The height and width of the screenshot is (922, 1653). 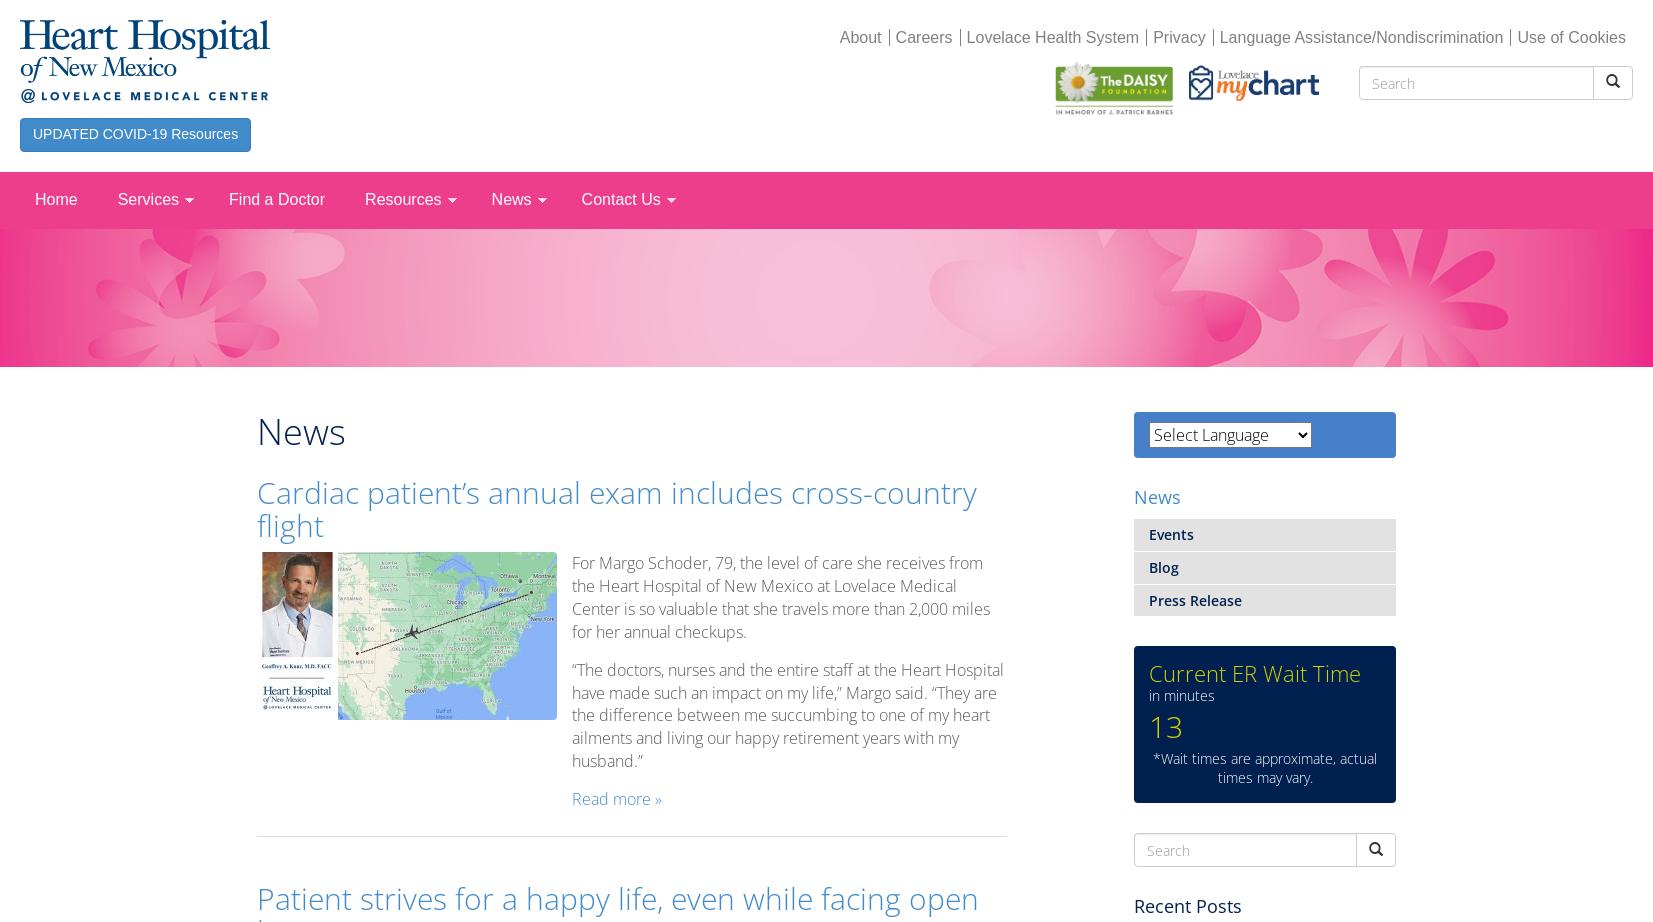 I want to click on 'Press Release', so click(x=1194, y=599).